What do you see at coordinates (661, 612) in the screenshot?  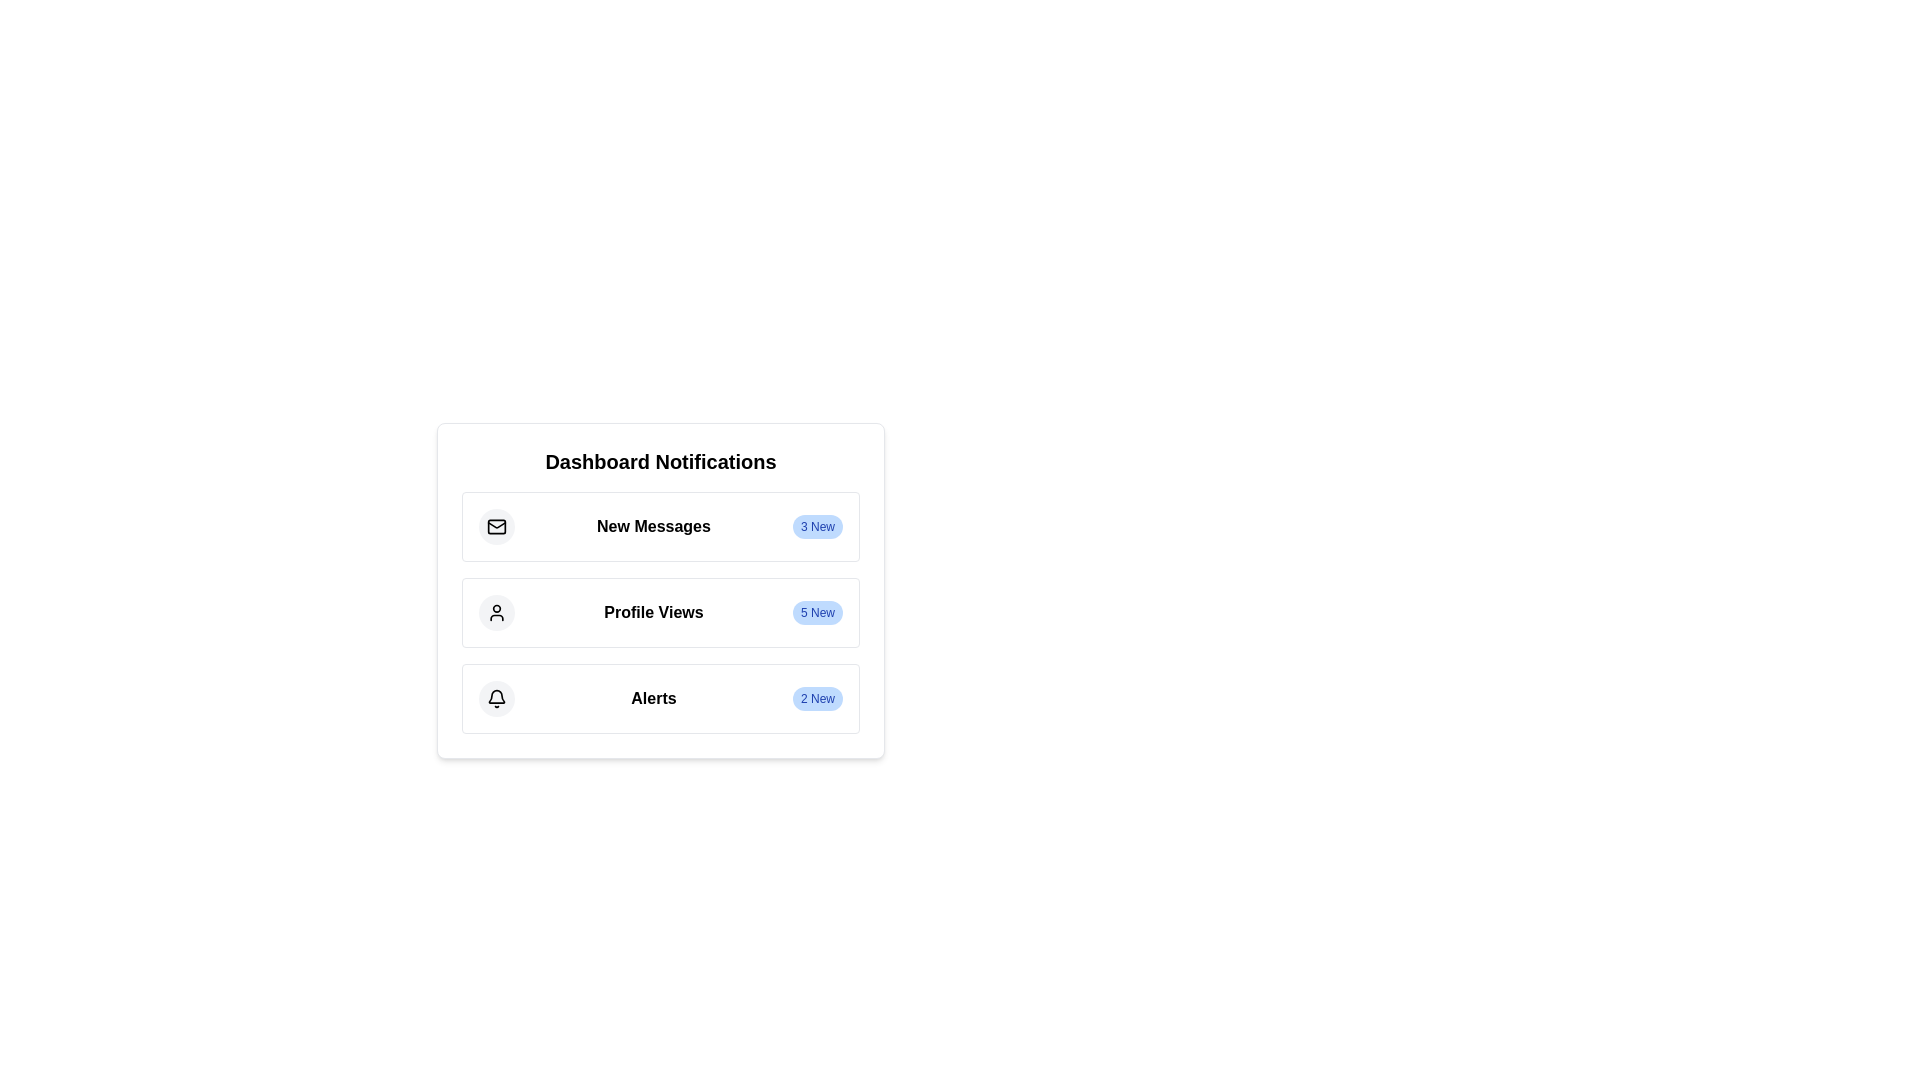 I see `the Notification Item displaying 'Profile Views' with a blue badge indicating '5 New', located between 'New Messages' and 'Alerts'` at bounding box center [661, 612].